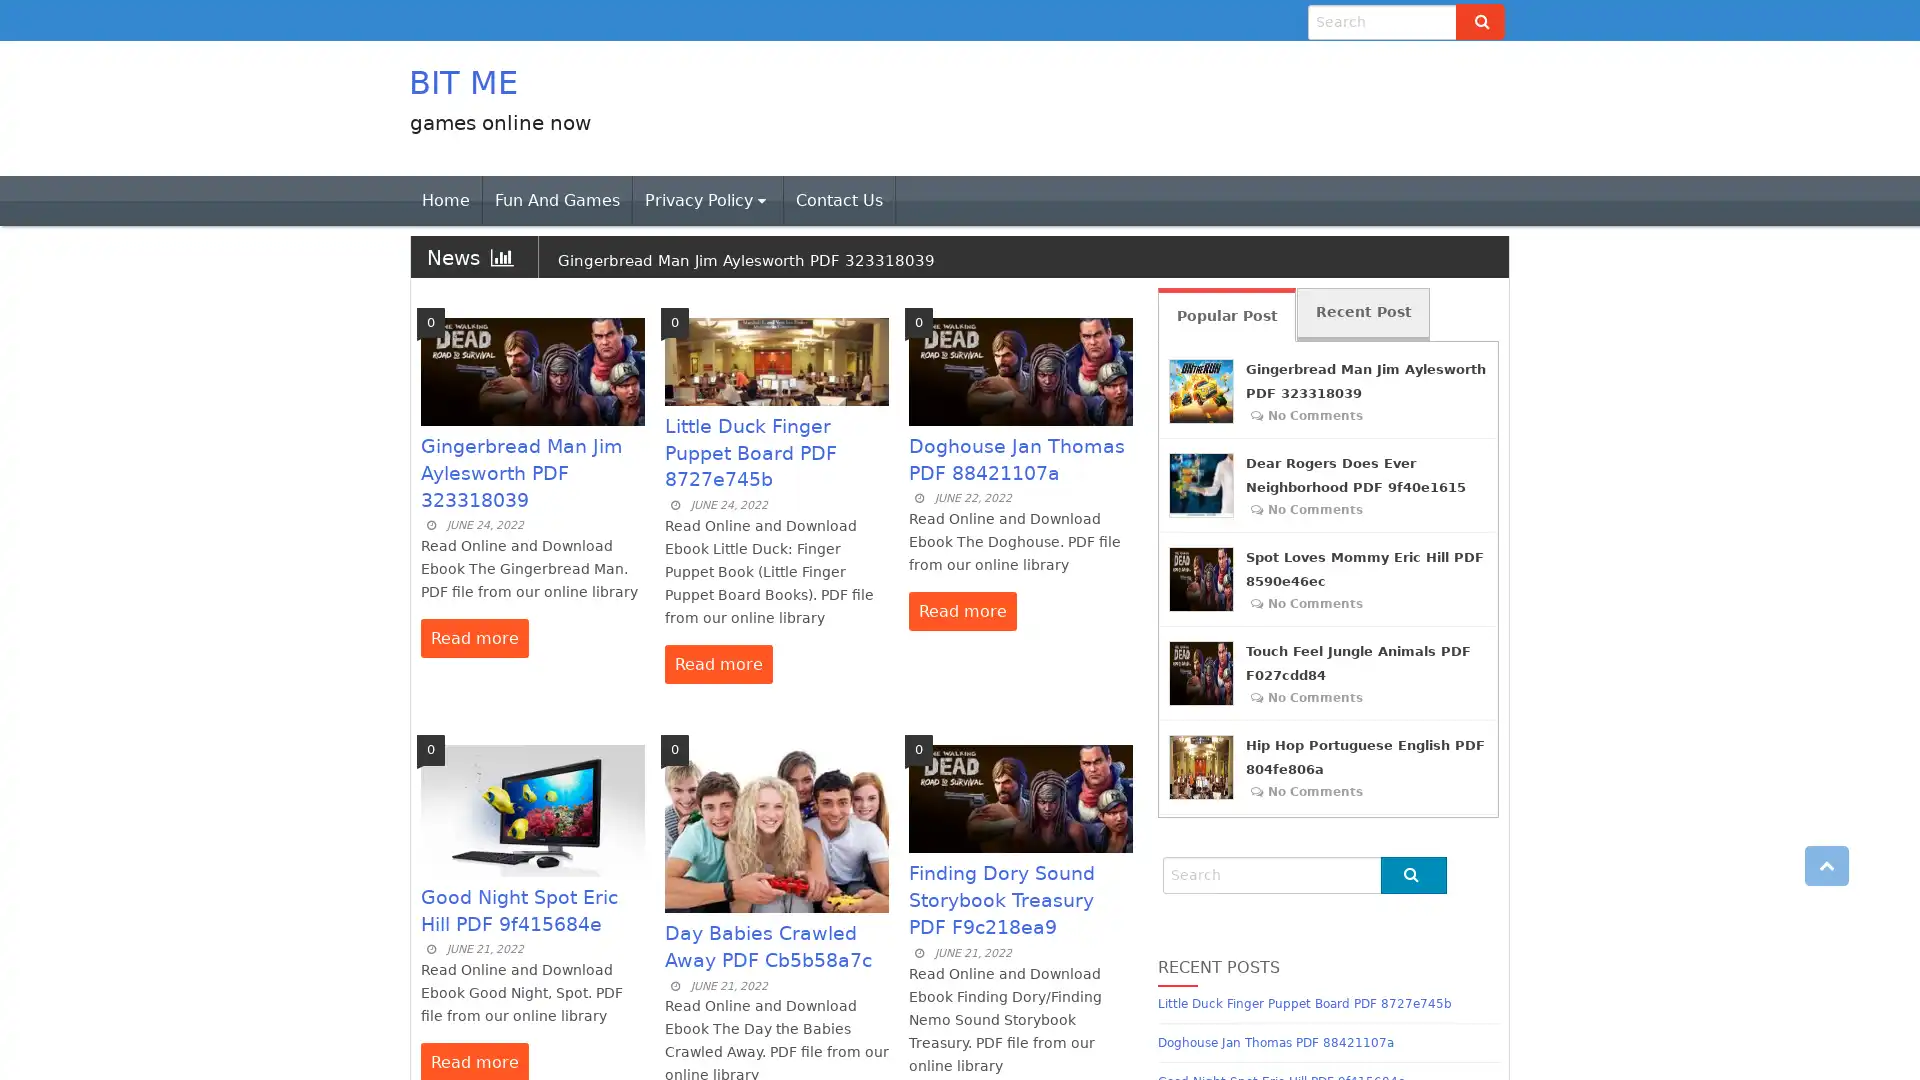 The height and width of the screenshot is (1080, 1920). I want to click on Go, so click(1480, 20).